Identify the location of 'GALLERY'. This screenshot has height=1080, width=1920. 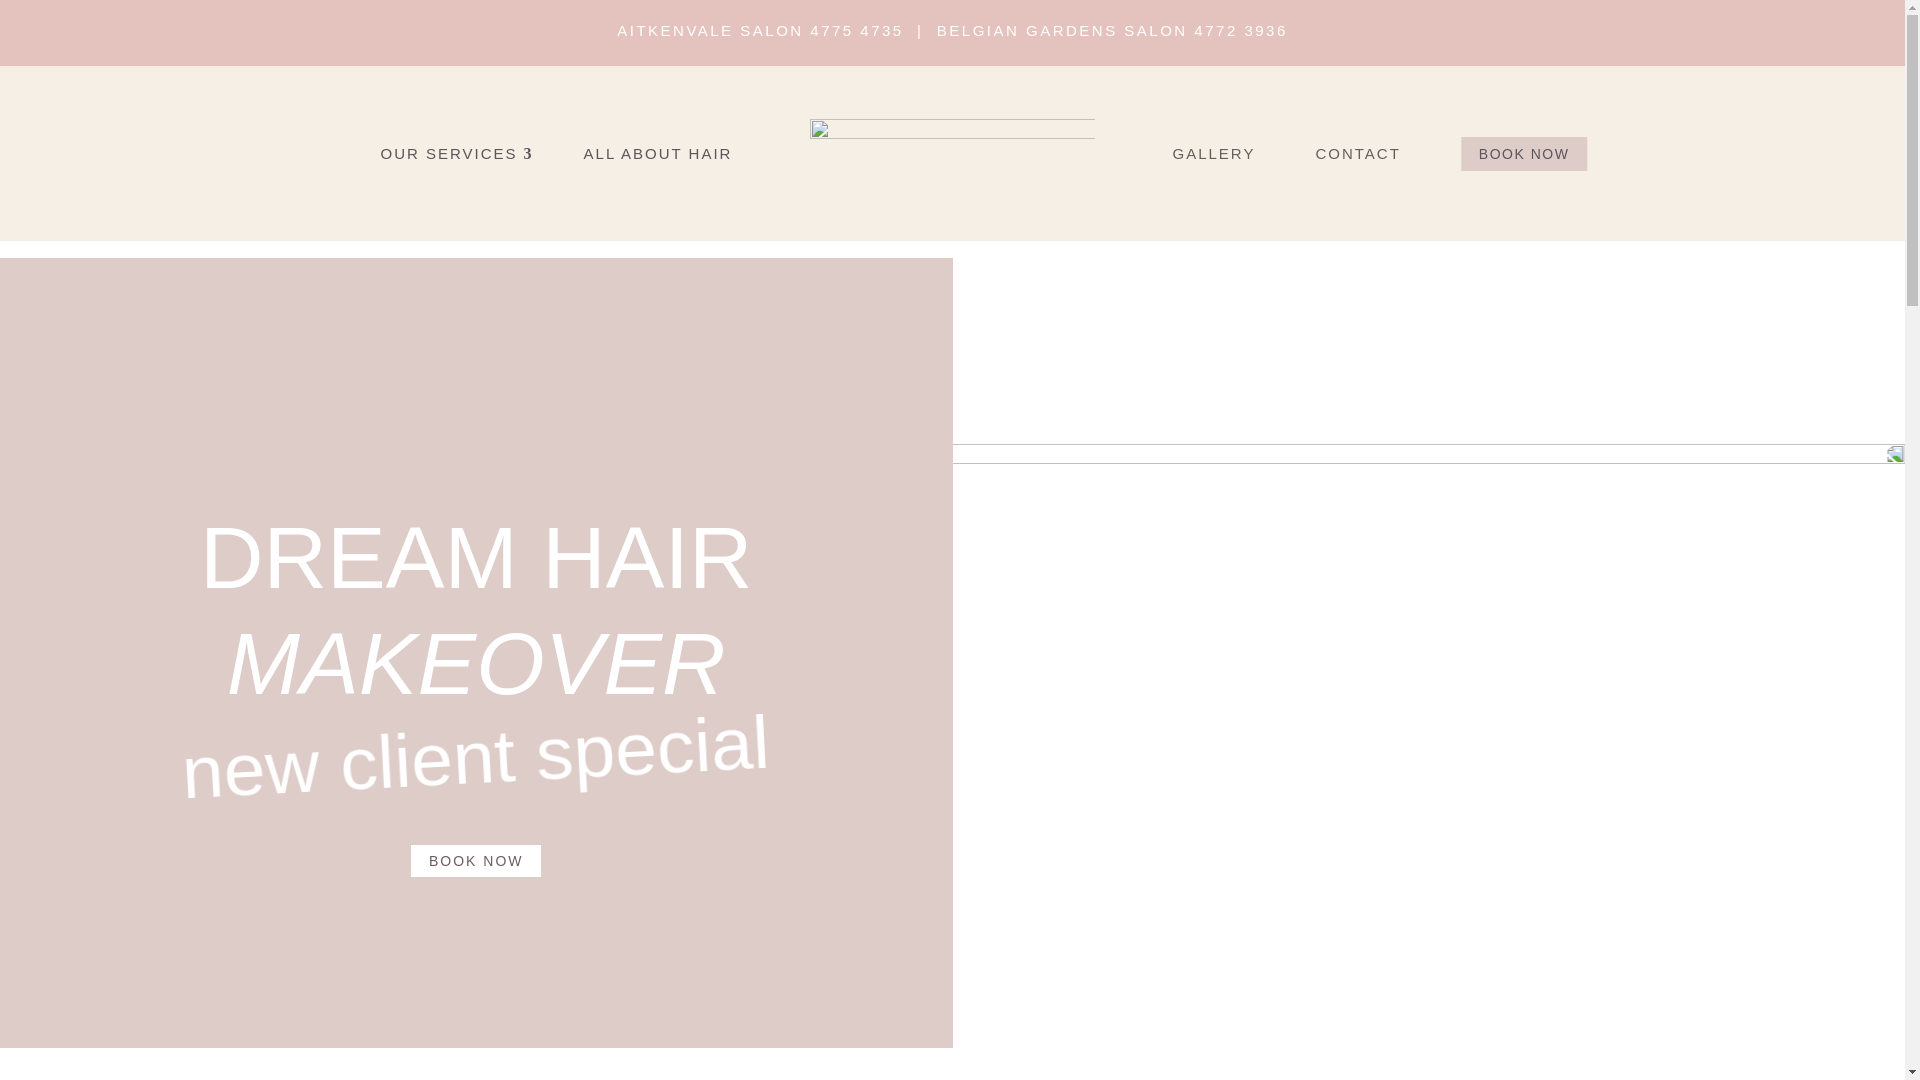
(1242, 152).